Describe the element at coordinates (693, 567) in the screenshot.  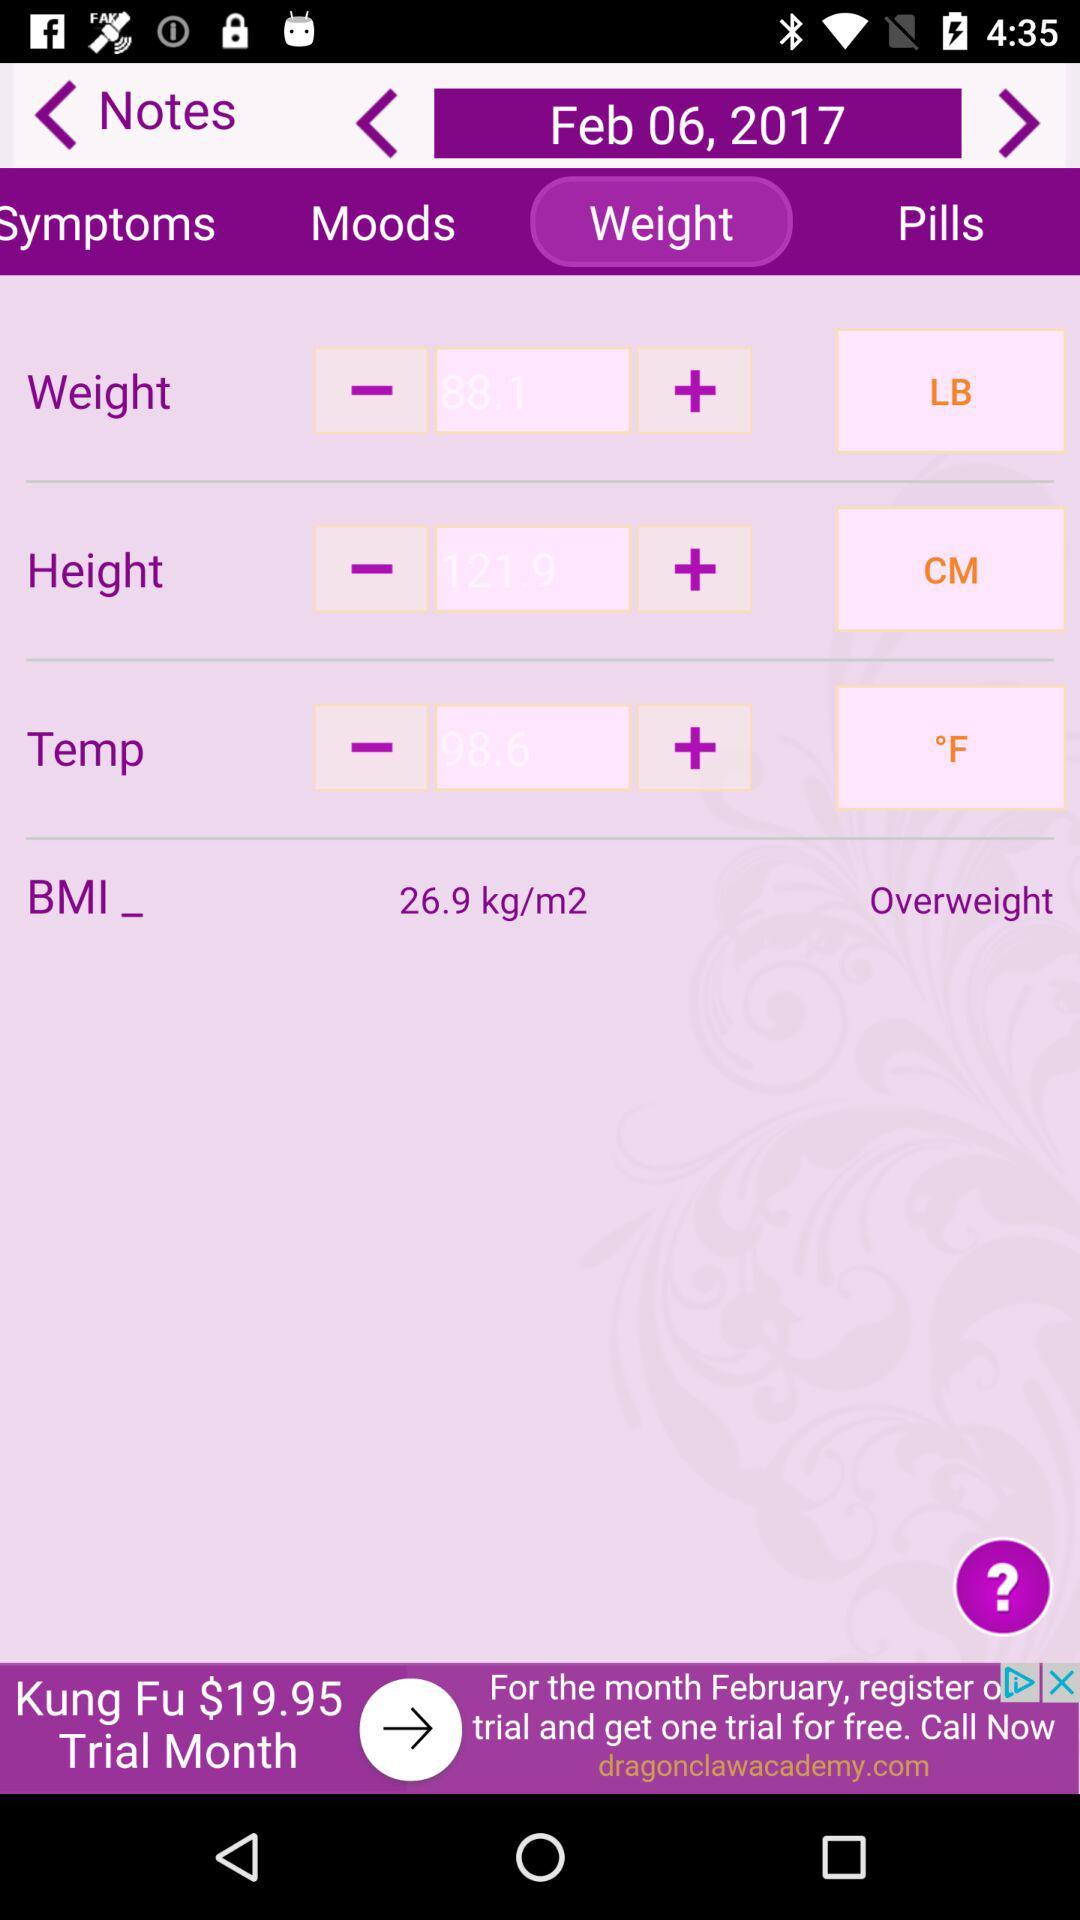
I see `the add icon` at that location.